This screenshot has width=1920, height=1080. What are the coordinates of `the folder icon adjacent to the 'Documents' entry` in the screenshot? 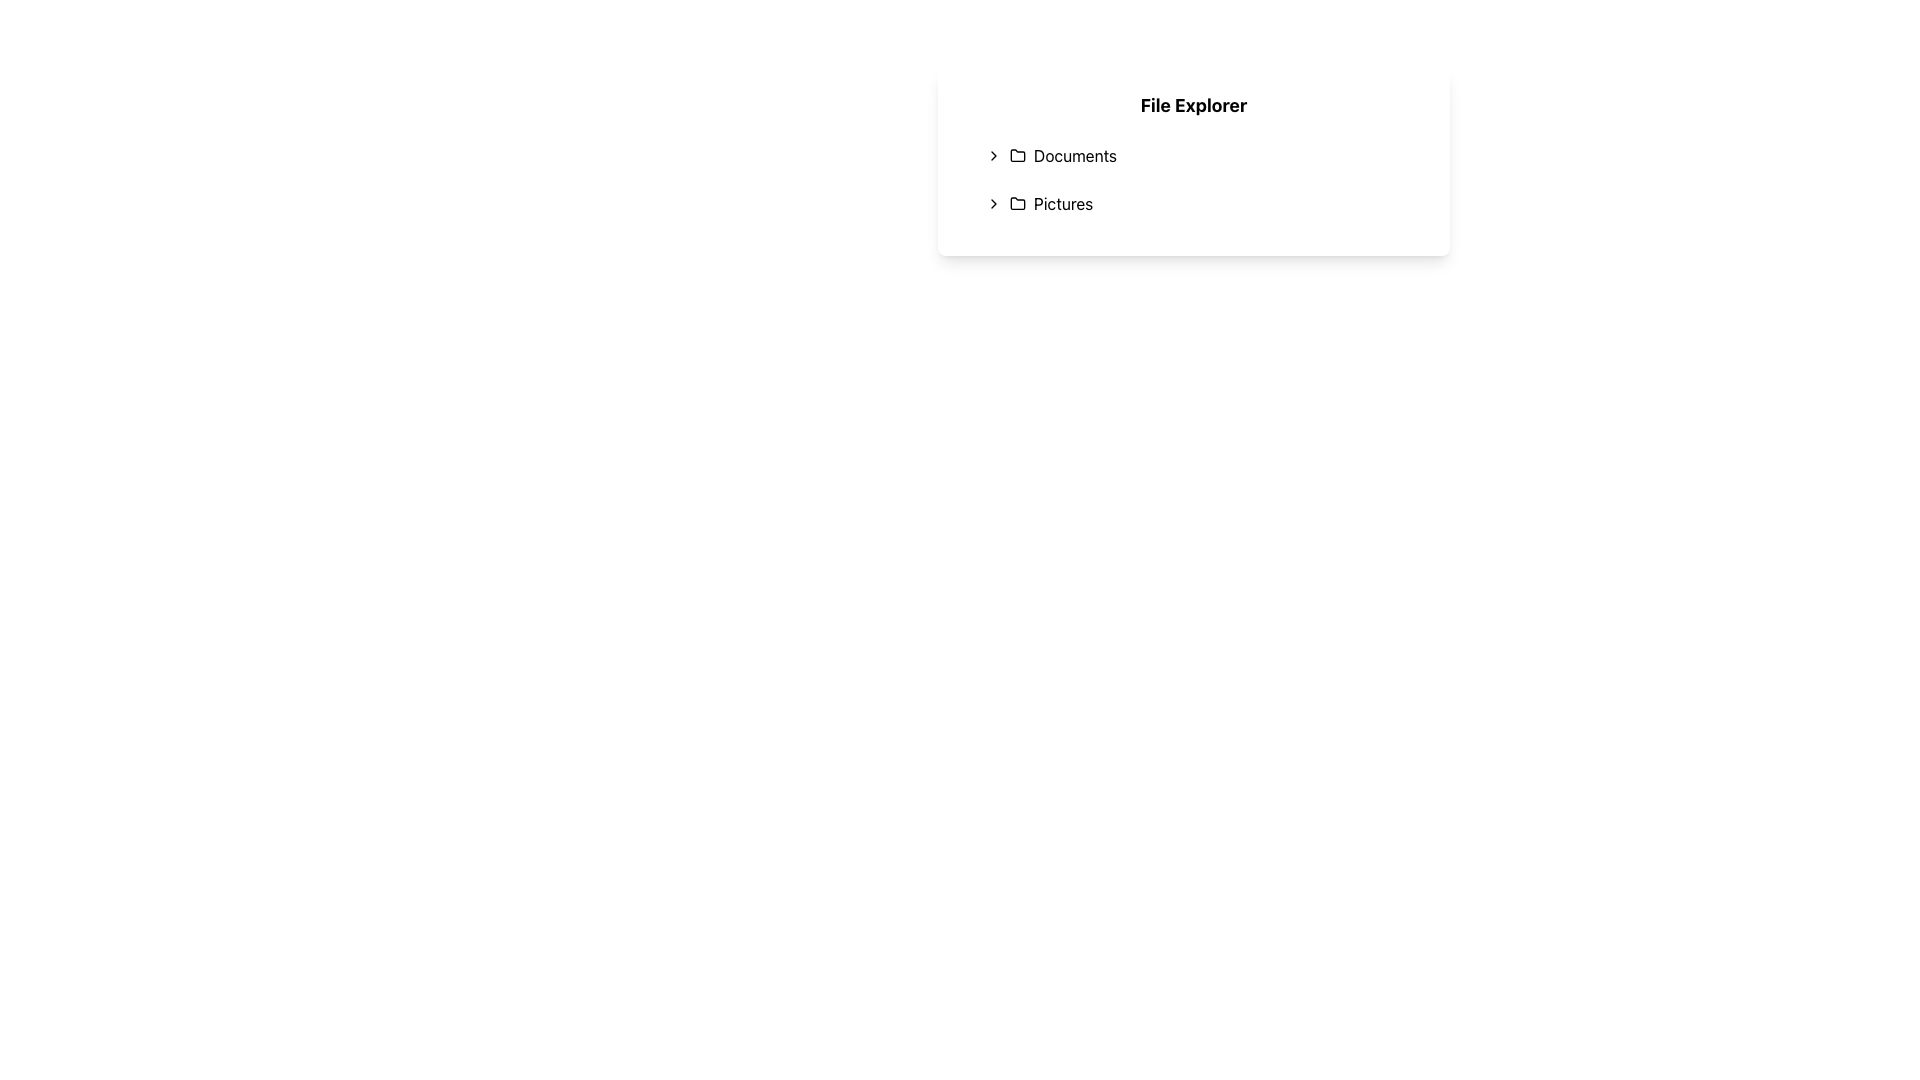 It's located at (1017, 153).